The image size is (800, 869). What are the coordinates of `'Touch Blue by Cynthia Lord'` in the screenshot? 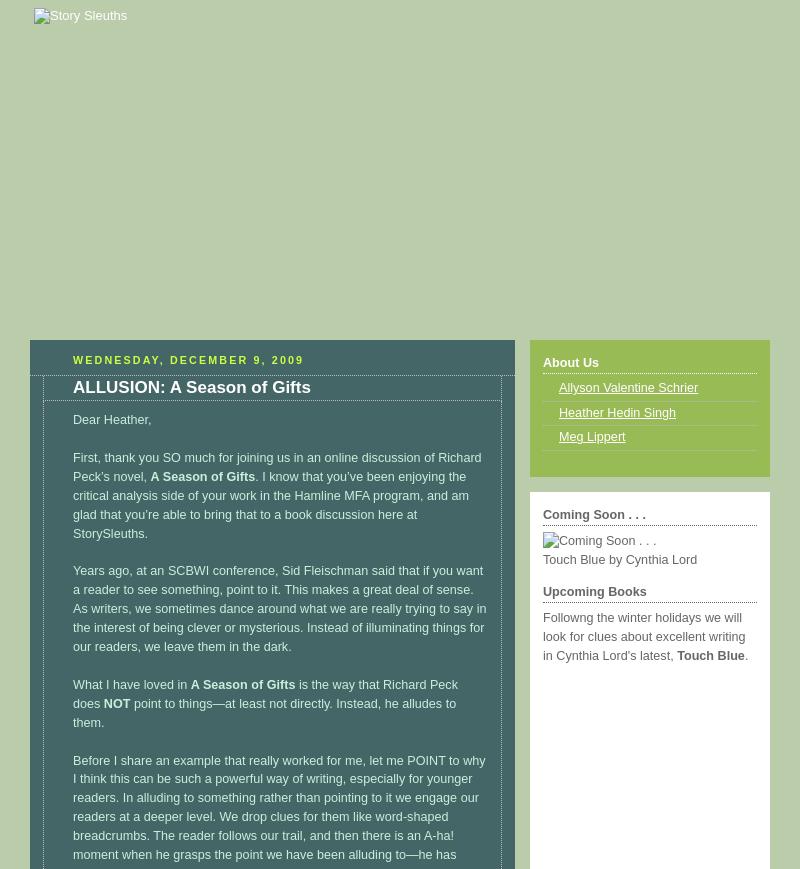 It's located at (620, 559).